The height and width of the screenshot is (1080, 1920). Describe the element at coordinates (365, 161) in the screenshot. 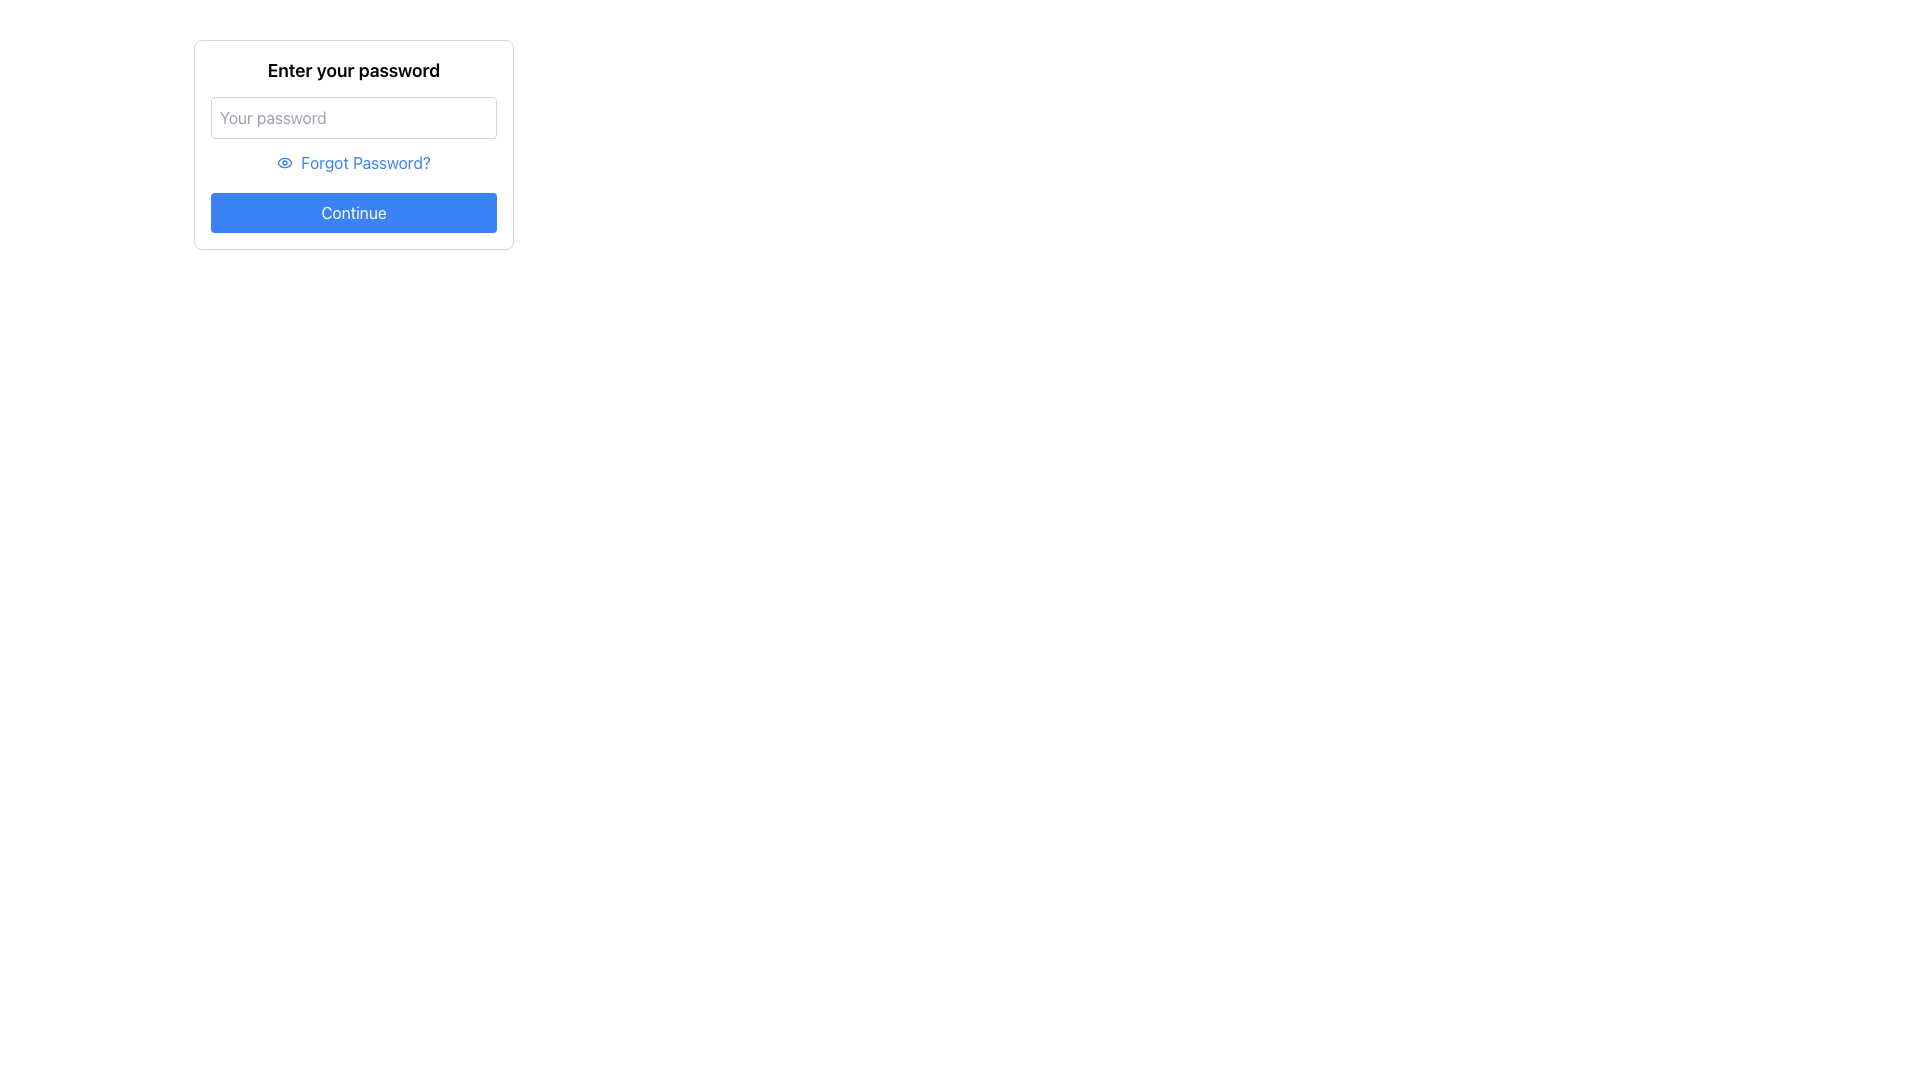

I see `the 'Forgot Password?' hyperlink` at that location.